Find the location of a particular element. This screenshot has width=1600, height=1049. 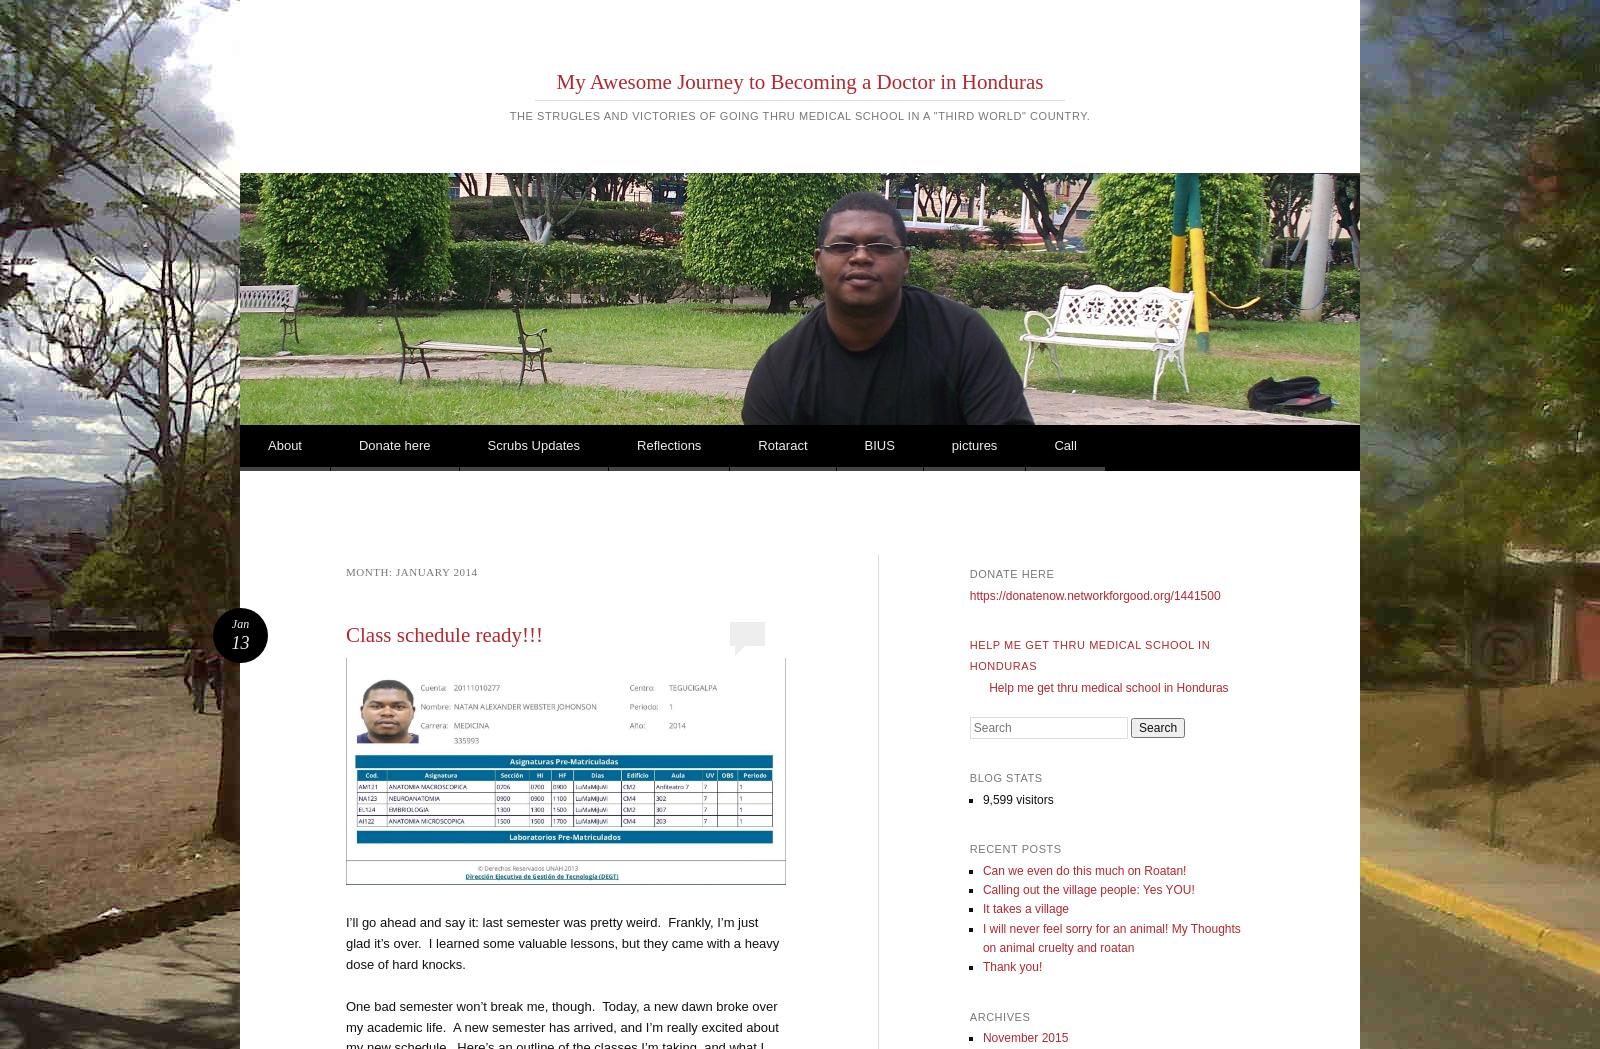

'November 2015' is located at coordinates (1024, 1037).